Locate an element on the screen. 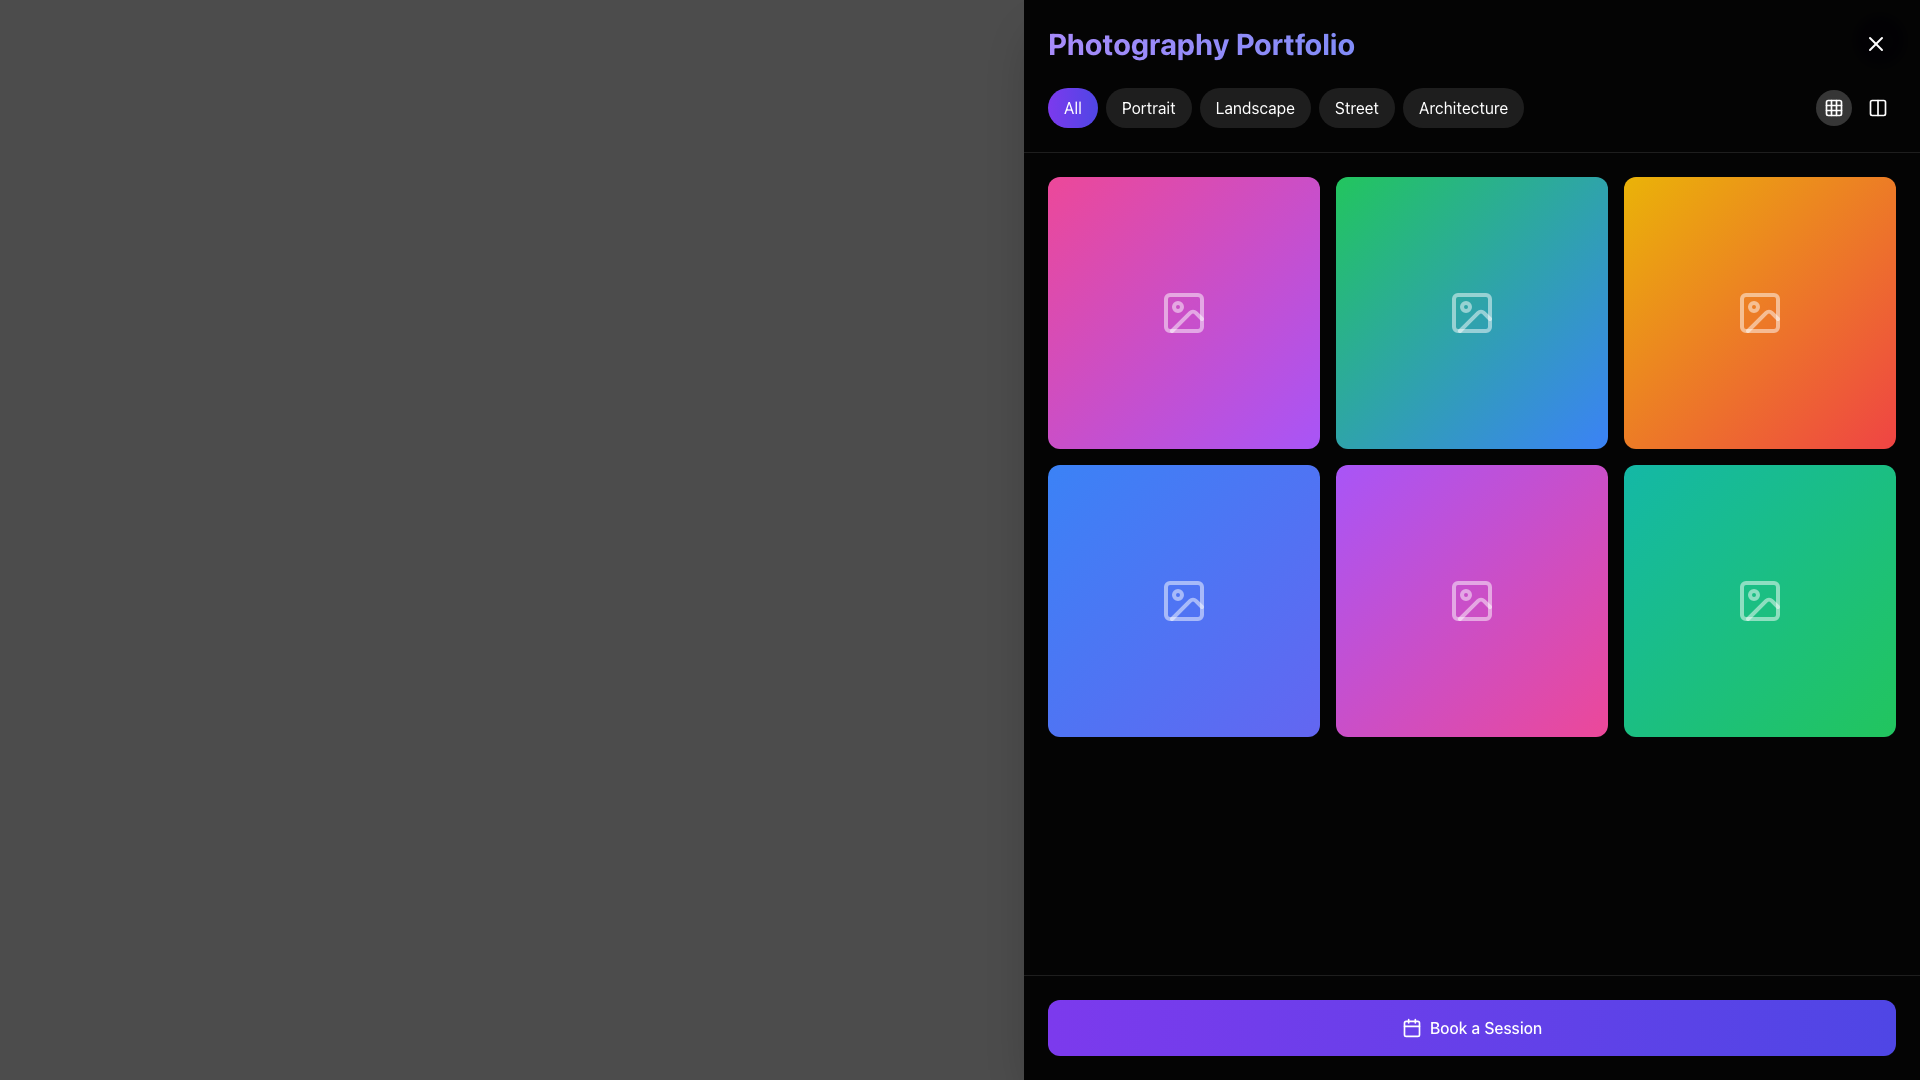  the pill-shaped button with a gradient color from violet to indigo, labeled 'All', to apply the 'All' filter is located at coordinates (1071, 108).